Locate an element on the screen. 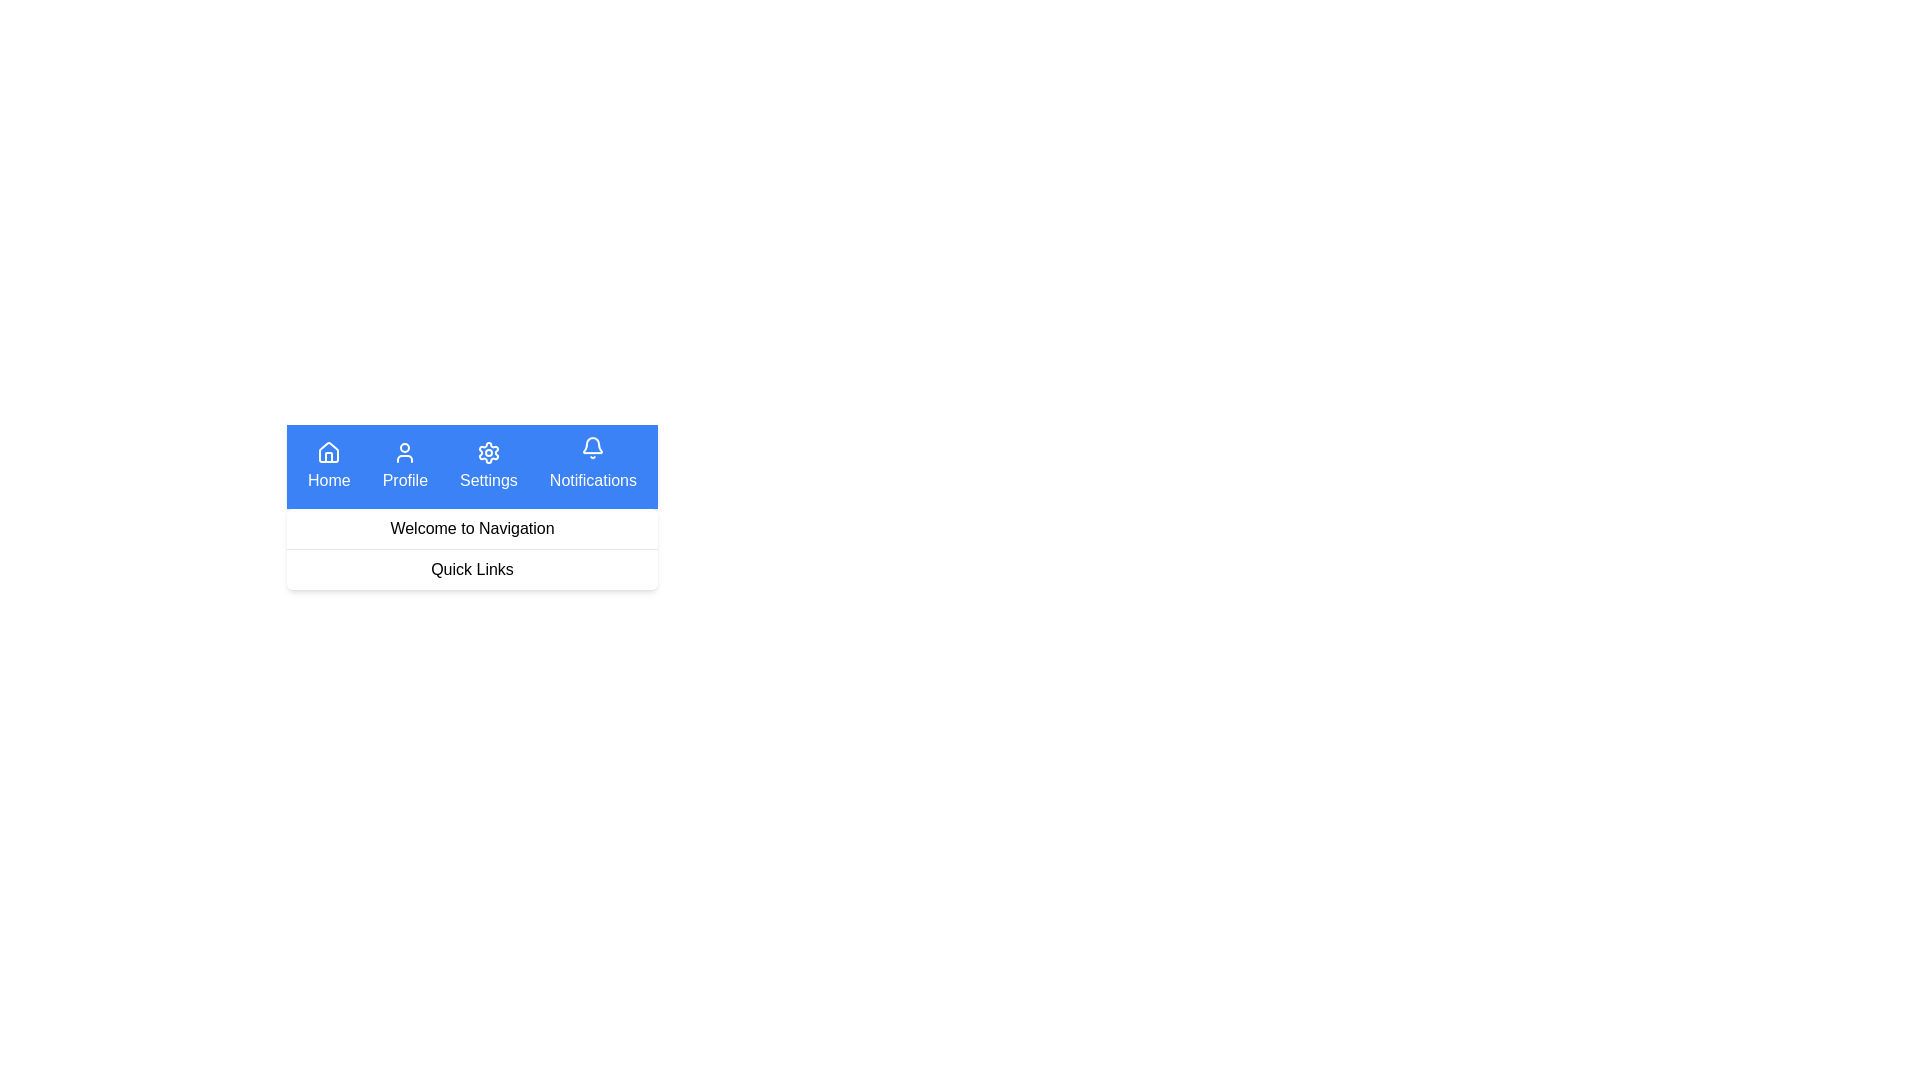  the Notifications navigation button is located at coordinates (592, 466).